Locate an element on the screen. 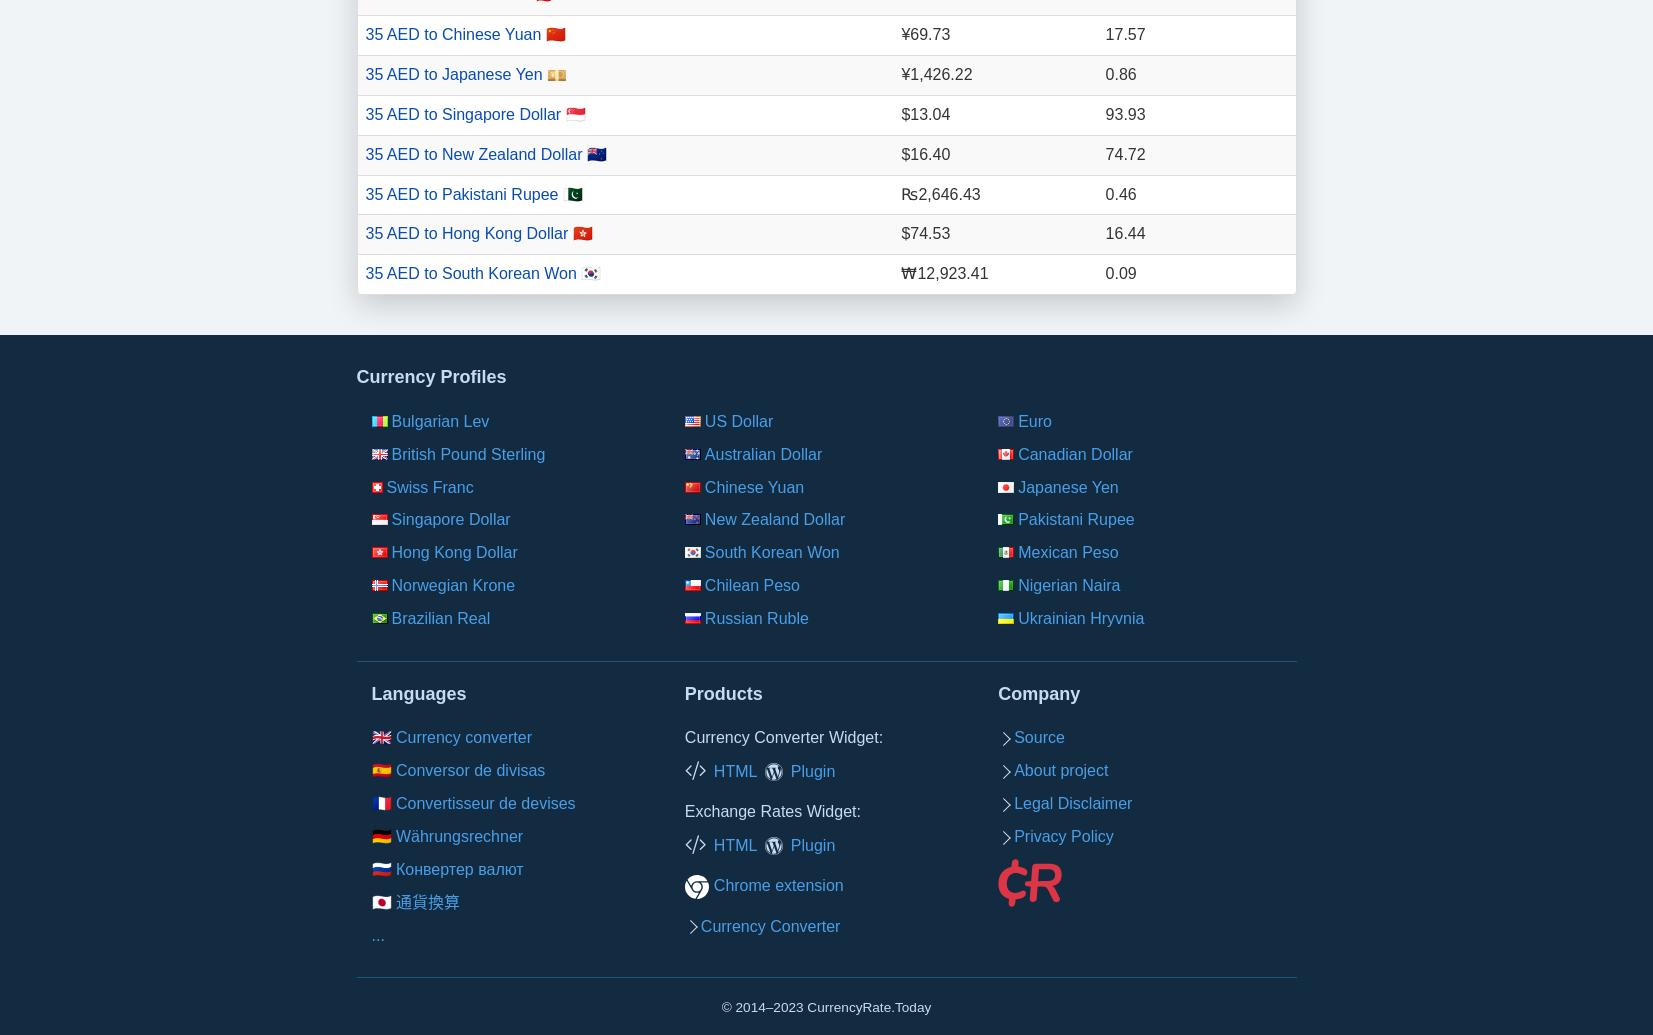 The image size is (1653, 1035). '0.46' is located at coordinates (1120, 193).